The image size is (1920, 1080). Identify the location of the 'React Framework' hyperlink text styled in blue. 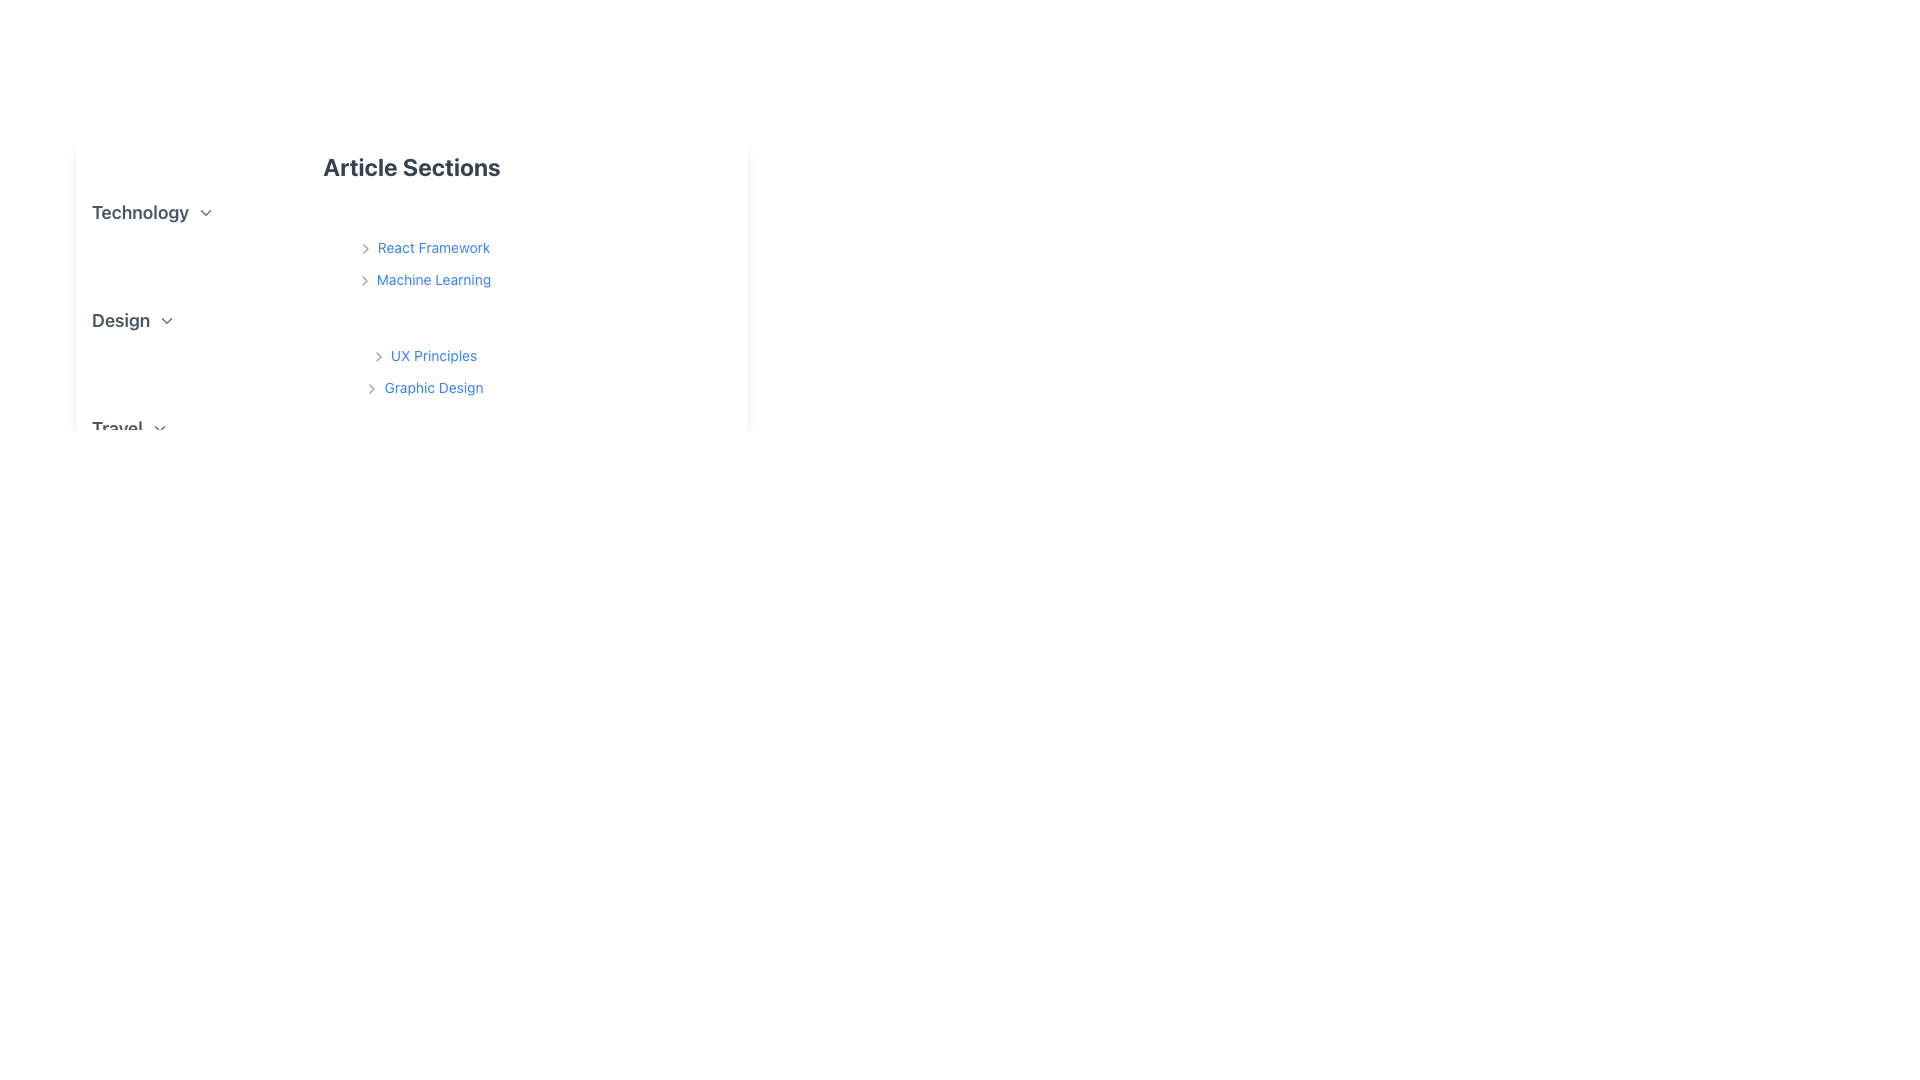
(422, 246).